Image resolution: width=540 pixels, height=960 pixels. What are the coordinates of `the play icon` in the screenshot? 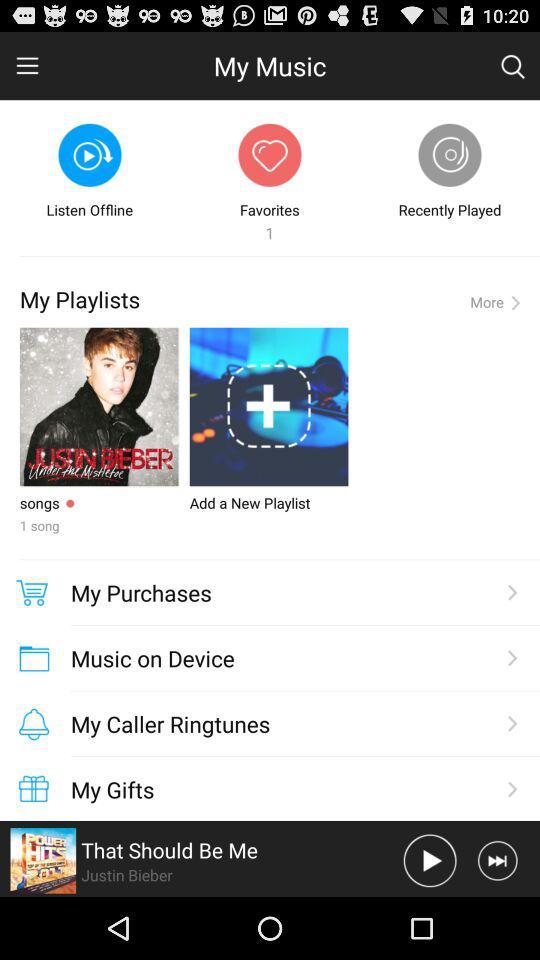 It's located at (429, 921).